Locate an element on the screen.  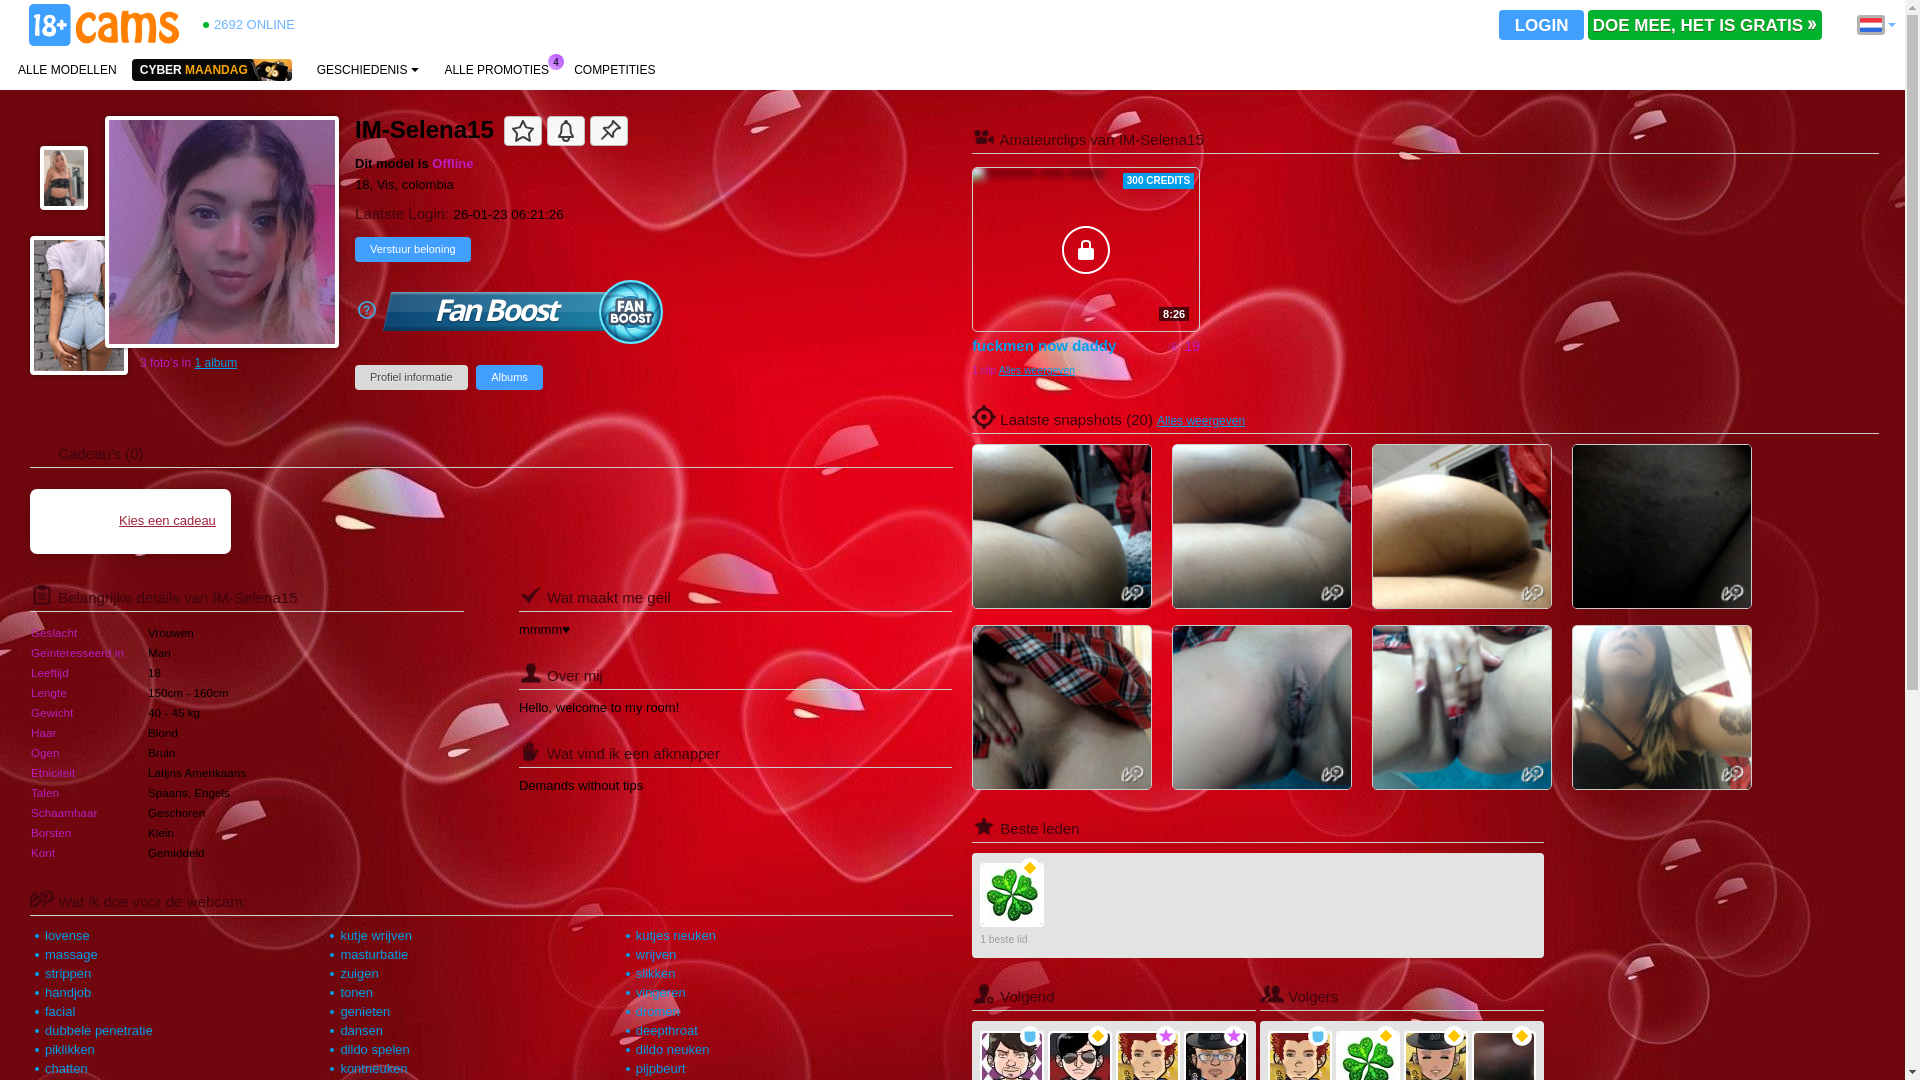
'dildo spelen' is located at coordinates (374, 1048).